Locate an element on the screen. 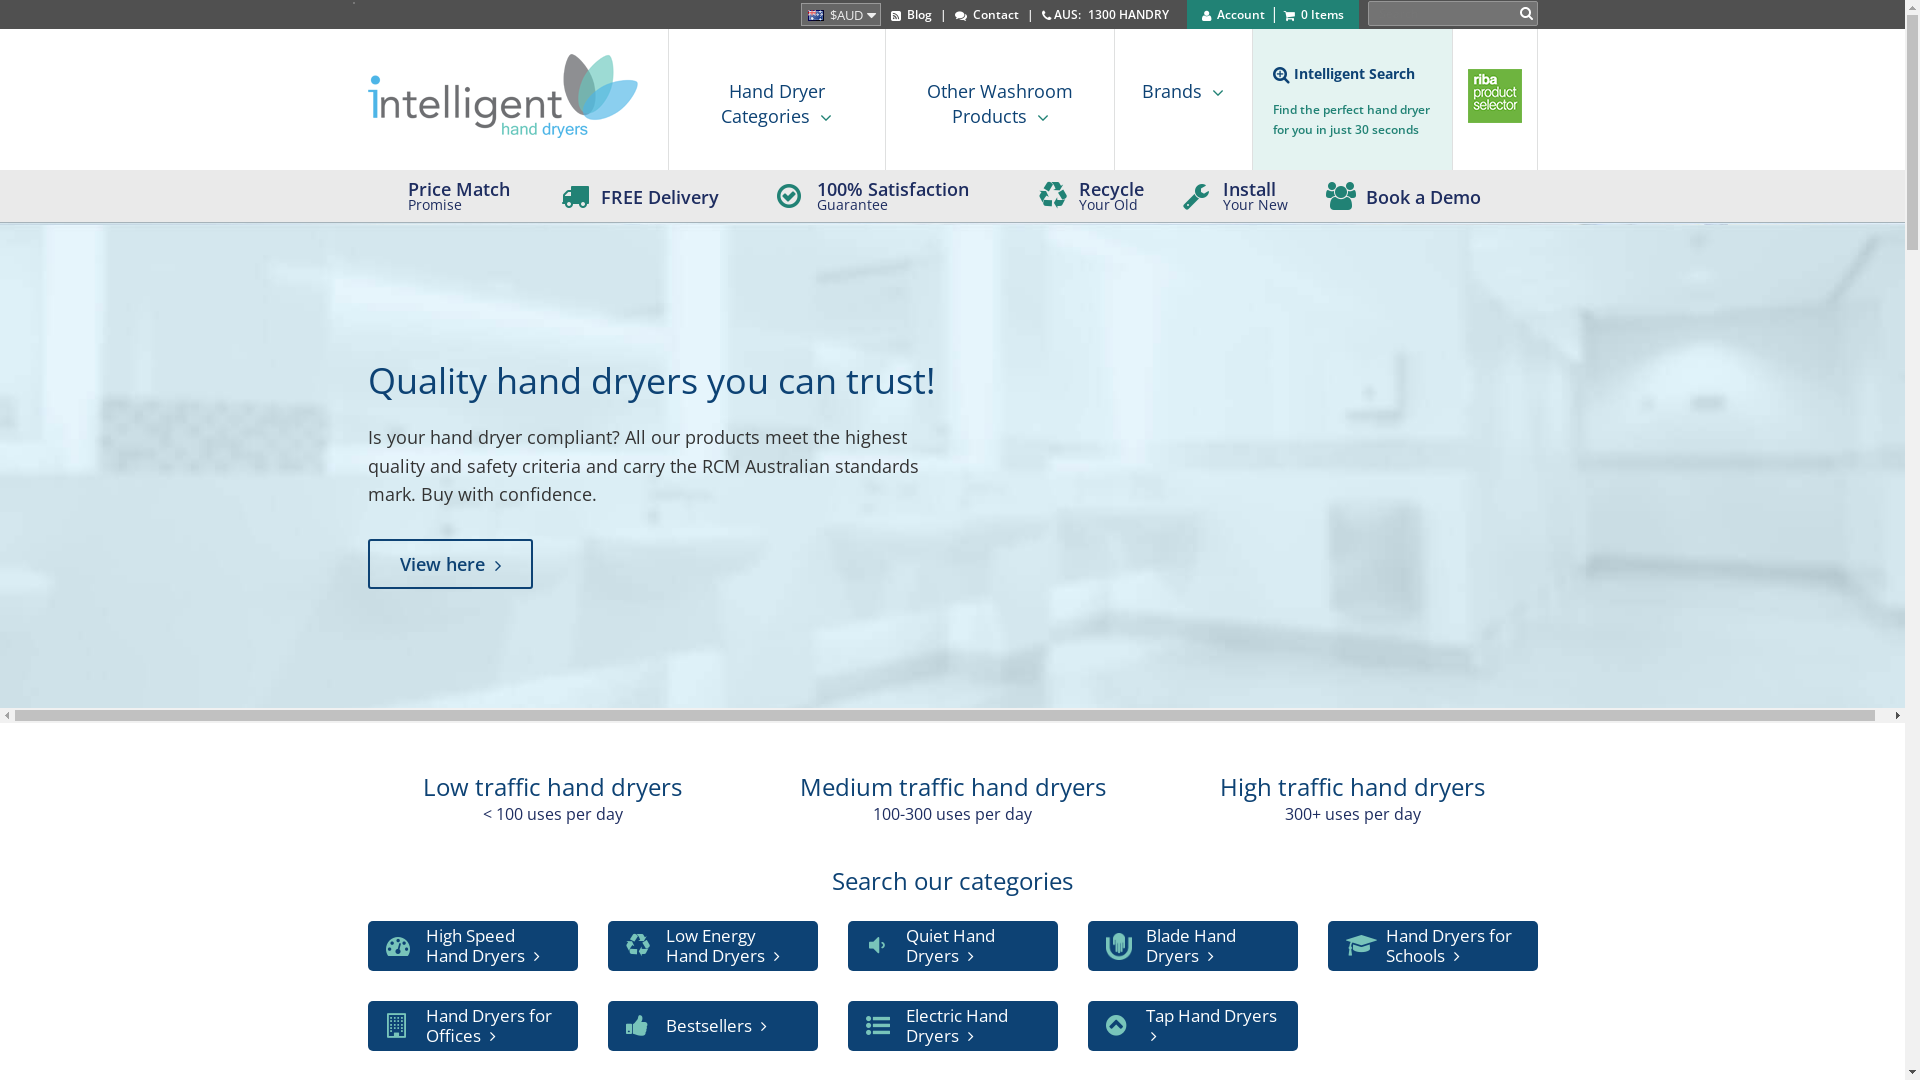 This screenshot has width=1920, height=1080. 'Low Energy Hand Dryers' is located at coordinates (713, 945).